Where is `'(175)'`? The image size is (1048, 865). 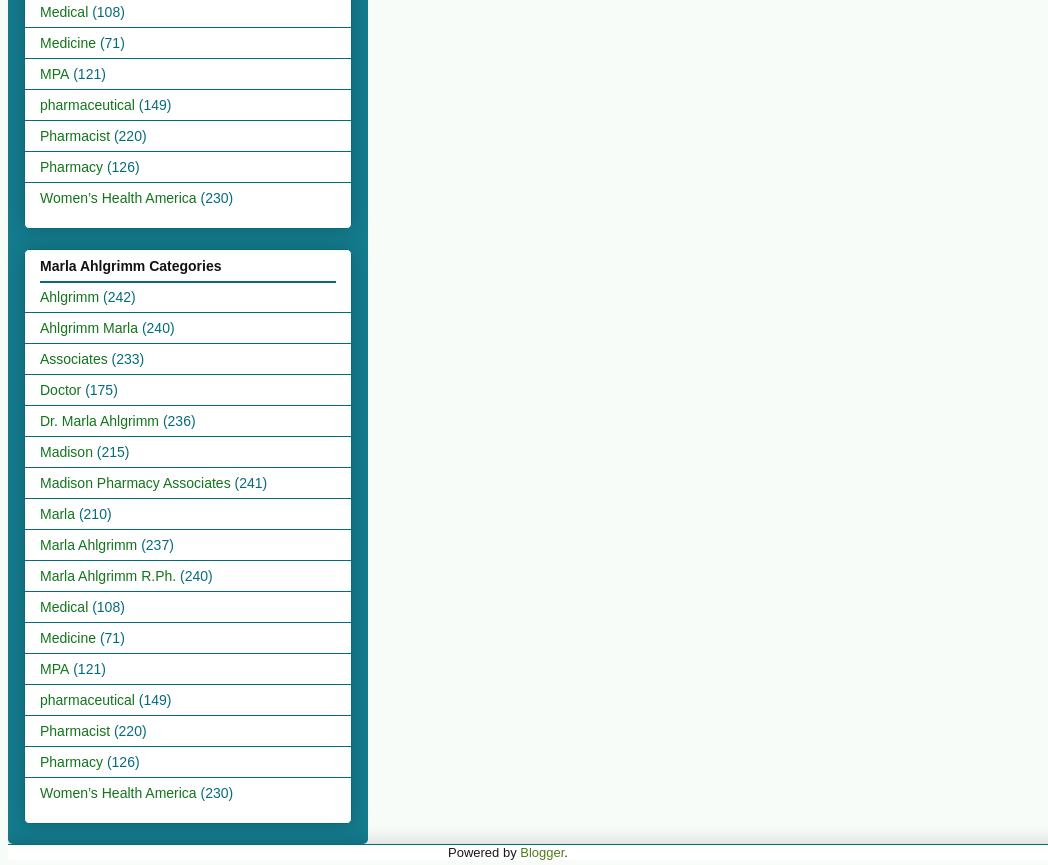 '(175)' is located at coordinates (100, 390).